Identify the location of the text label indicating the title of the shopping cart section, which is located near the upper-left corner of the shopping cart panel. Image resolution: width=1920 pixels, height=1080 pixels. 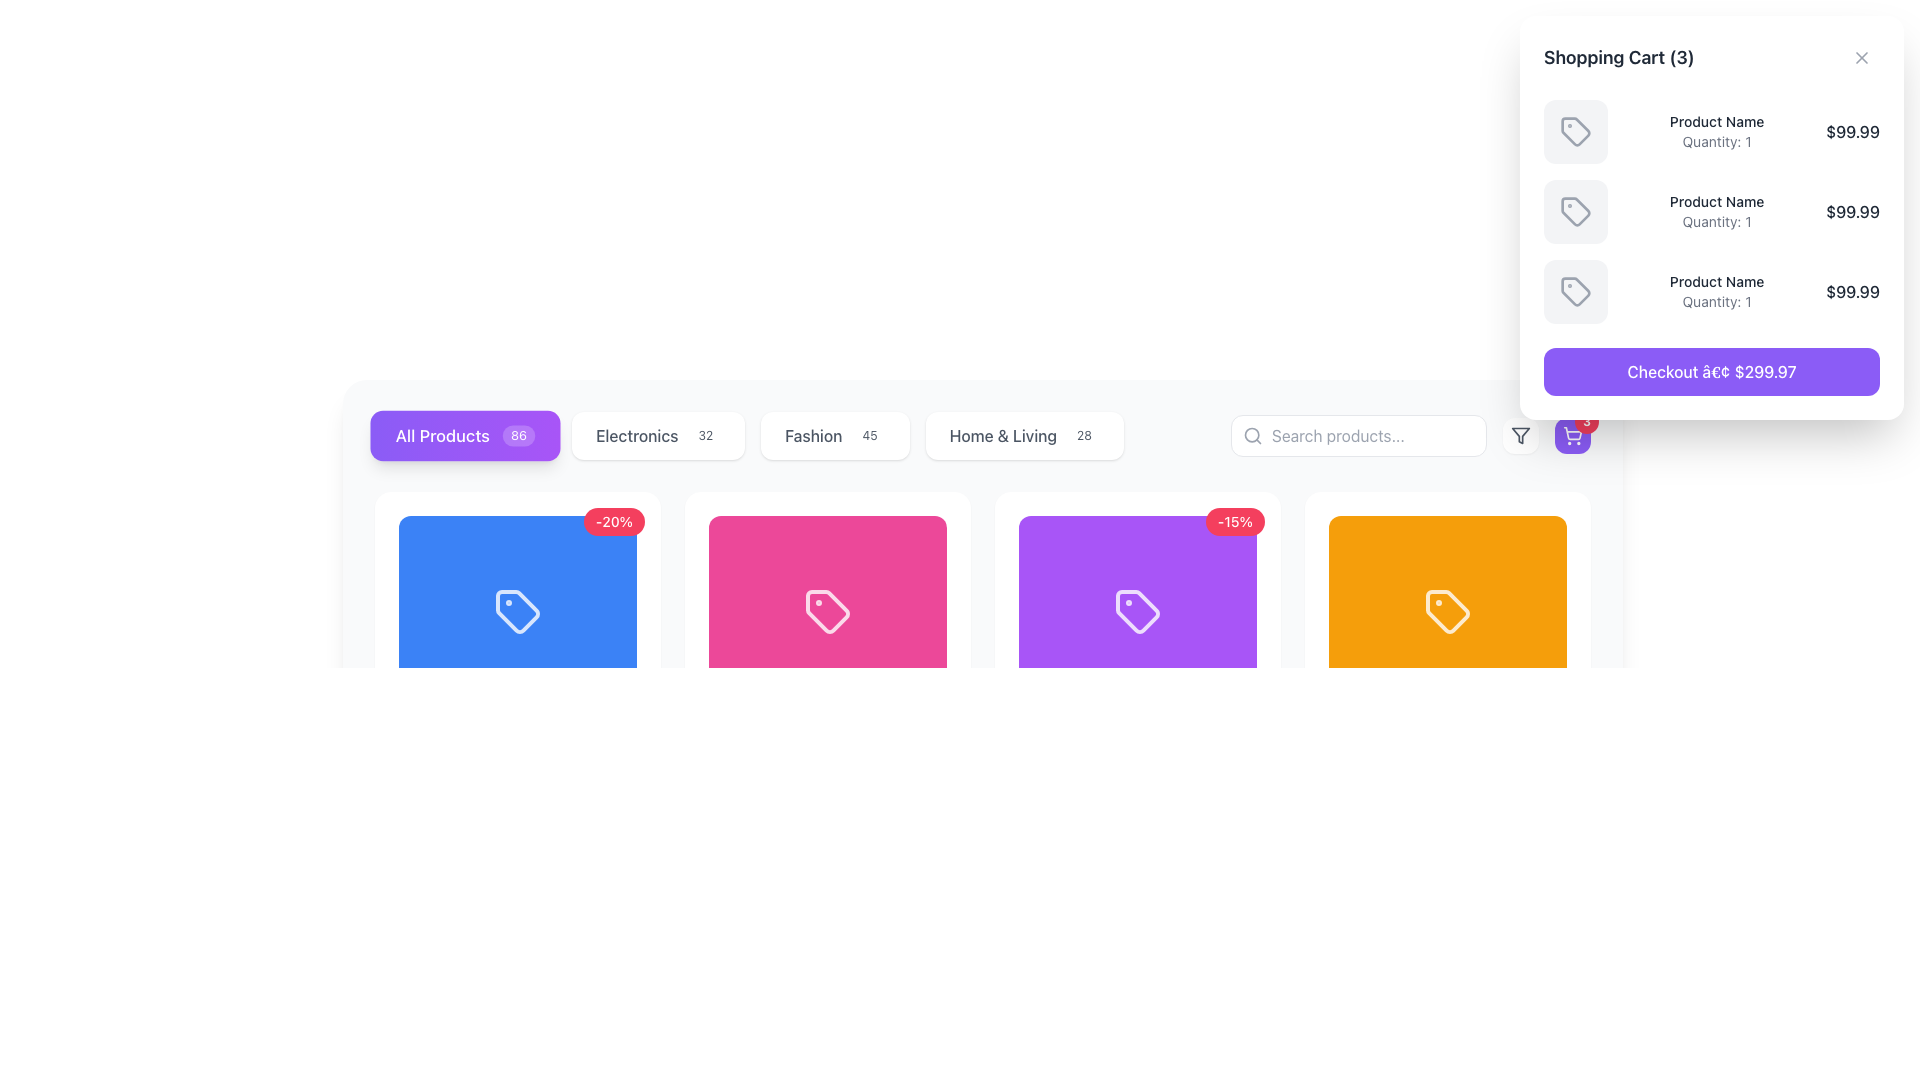
(1619, 56).